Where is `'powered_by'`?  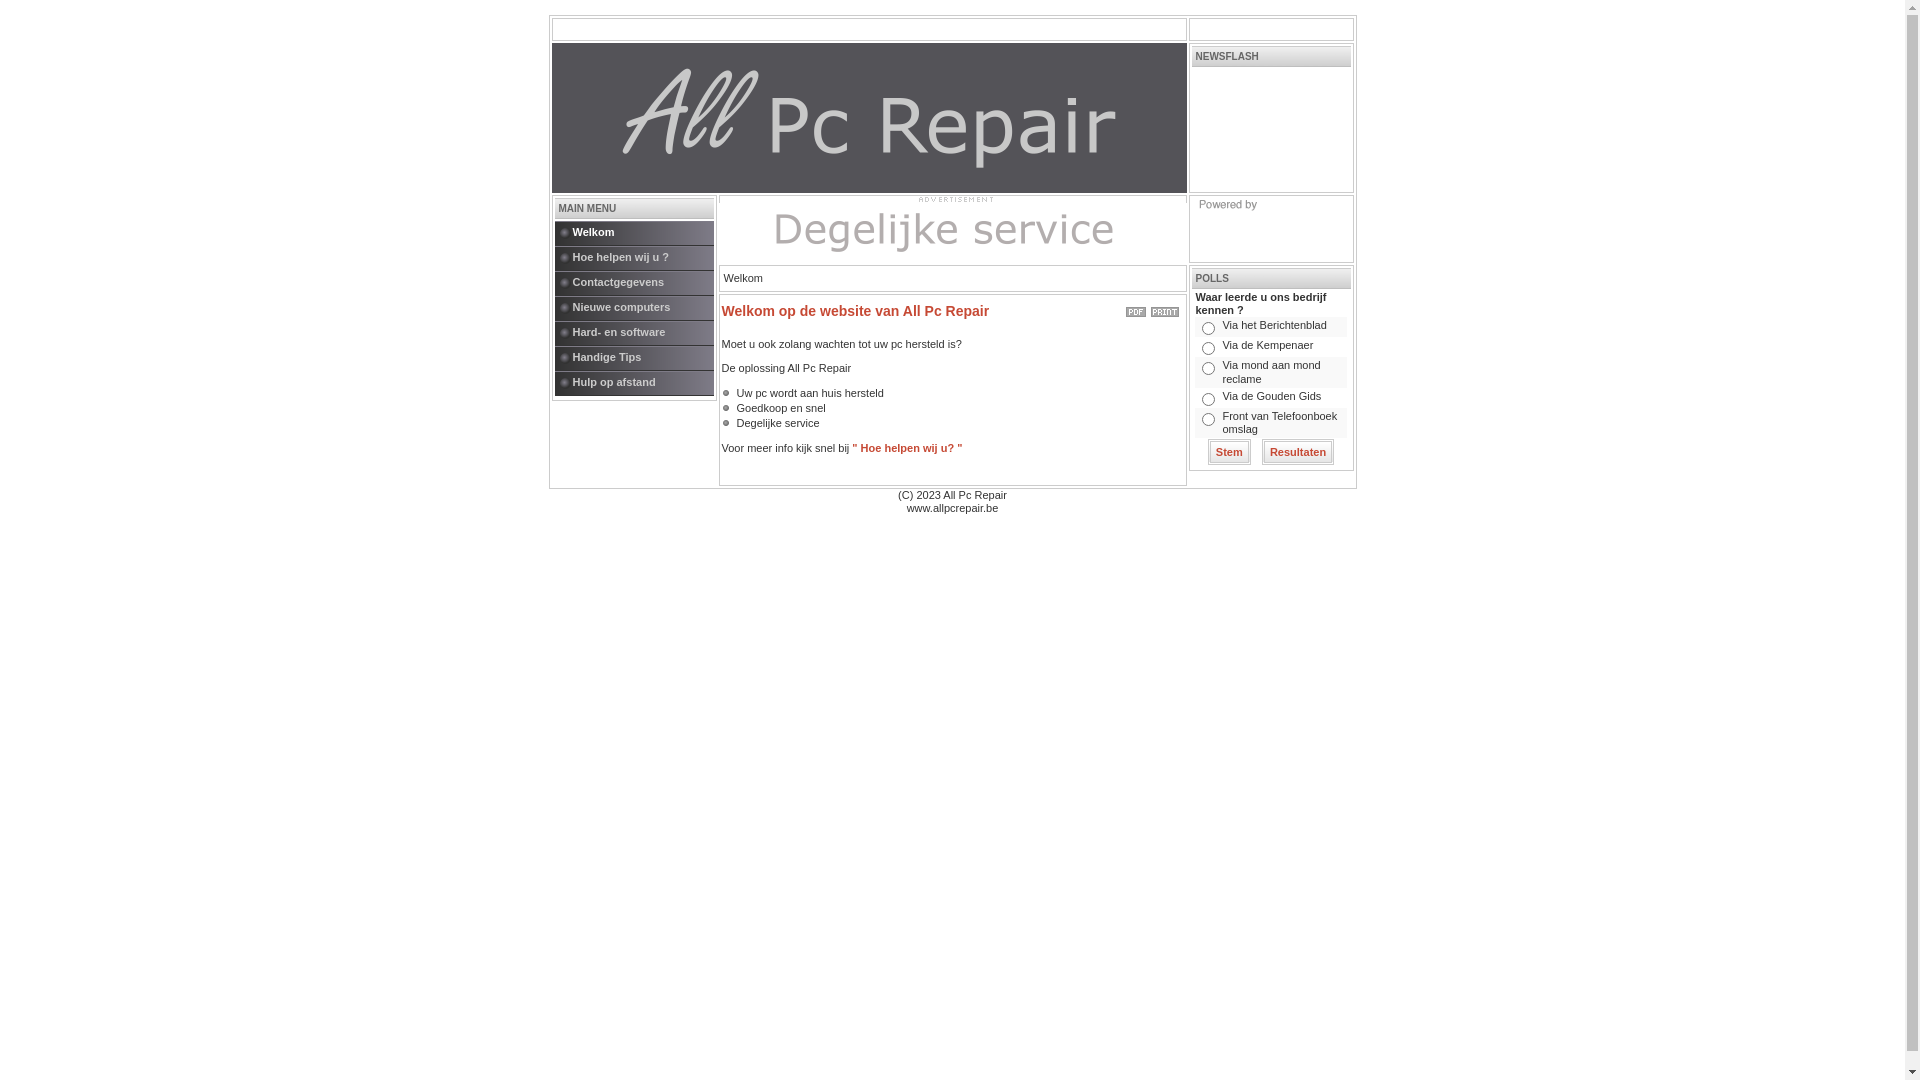
'powered_by' is located at coordinates (1269, 227).